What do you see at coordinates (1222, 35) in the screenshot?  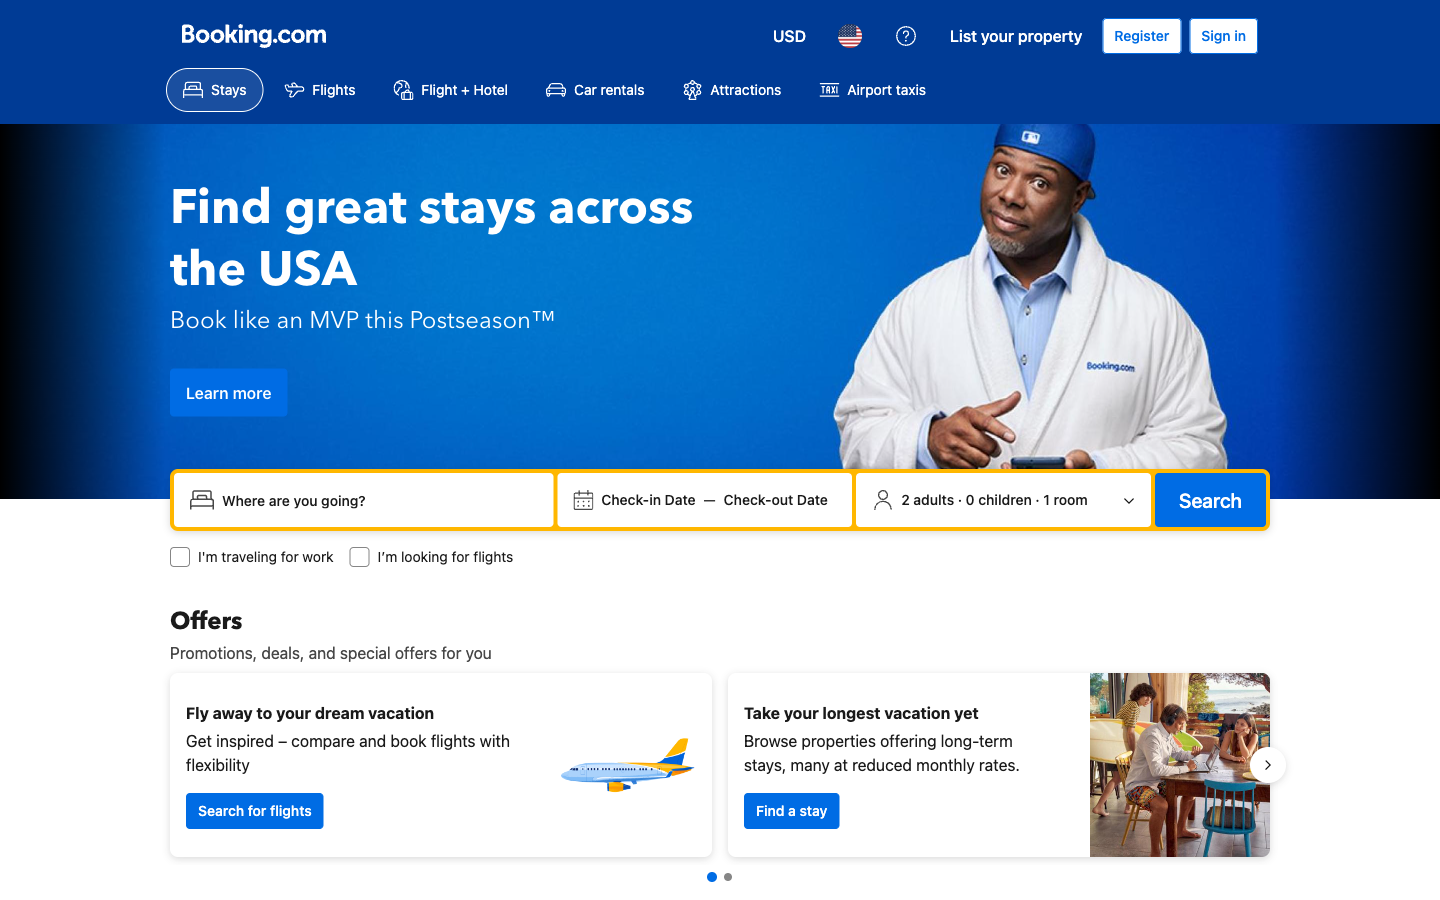 I see `my account login` at bounding box center [1222, 35].